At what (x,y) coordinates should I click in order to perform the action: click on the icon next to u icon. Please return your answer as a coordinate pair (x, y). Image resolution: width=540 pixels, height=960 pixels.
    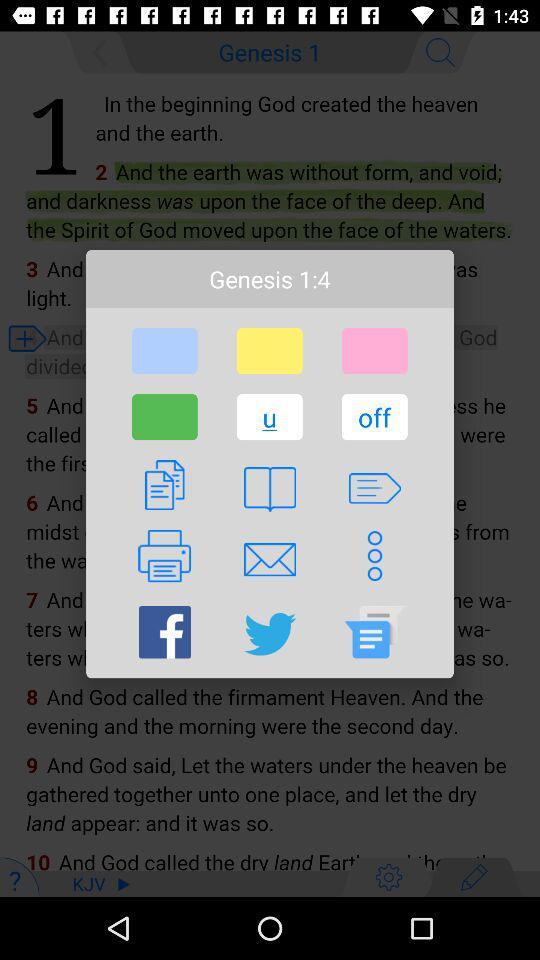
    Looking at the image, I should click on (163, 416).